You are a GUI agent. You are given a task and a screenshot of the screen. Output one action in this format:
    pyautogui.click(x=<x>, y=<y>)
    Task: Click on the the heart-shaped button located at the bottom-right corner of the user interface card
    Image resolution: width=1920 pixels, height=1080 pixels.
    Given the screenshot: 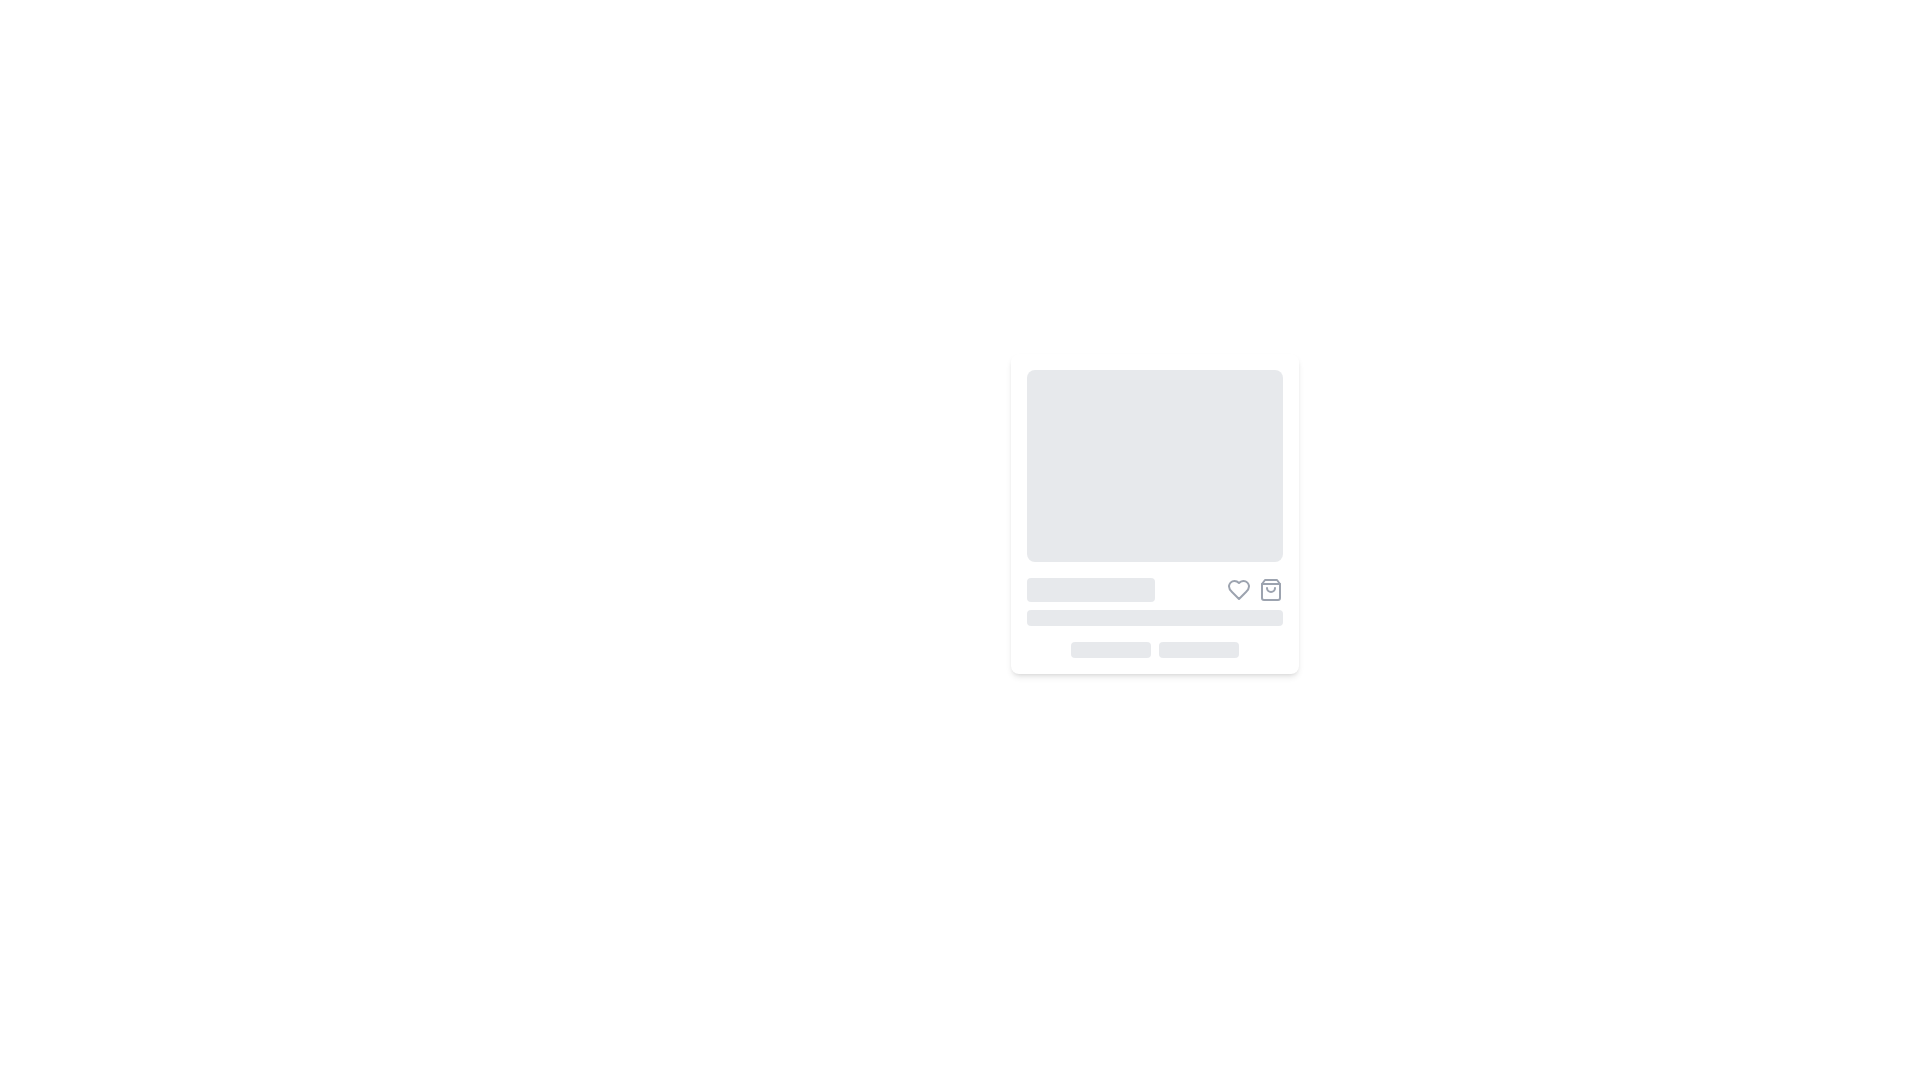 What is the action you would take?
    pyautogui.click(x=1237, y=589)
    